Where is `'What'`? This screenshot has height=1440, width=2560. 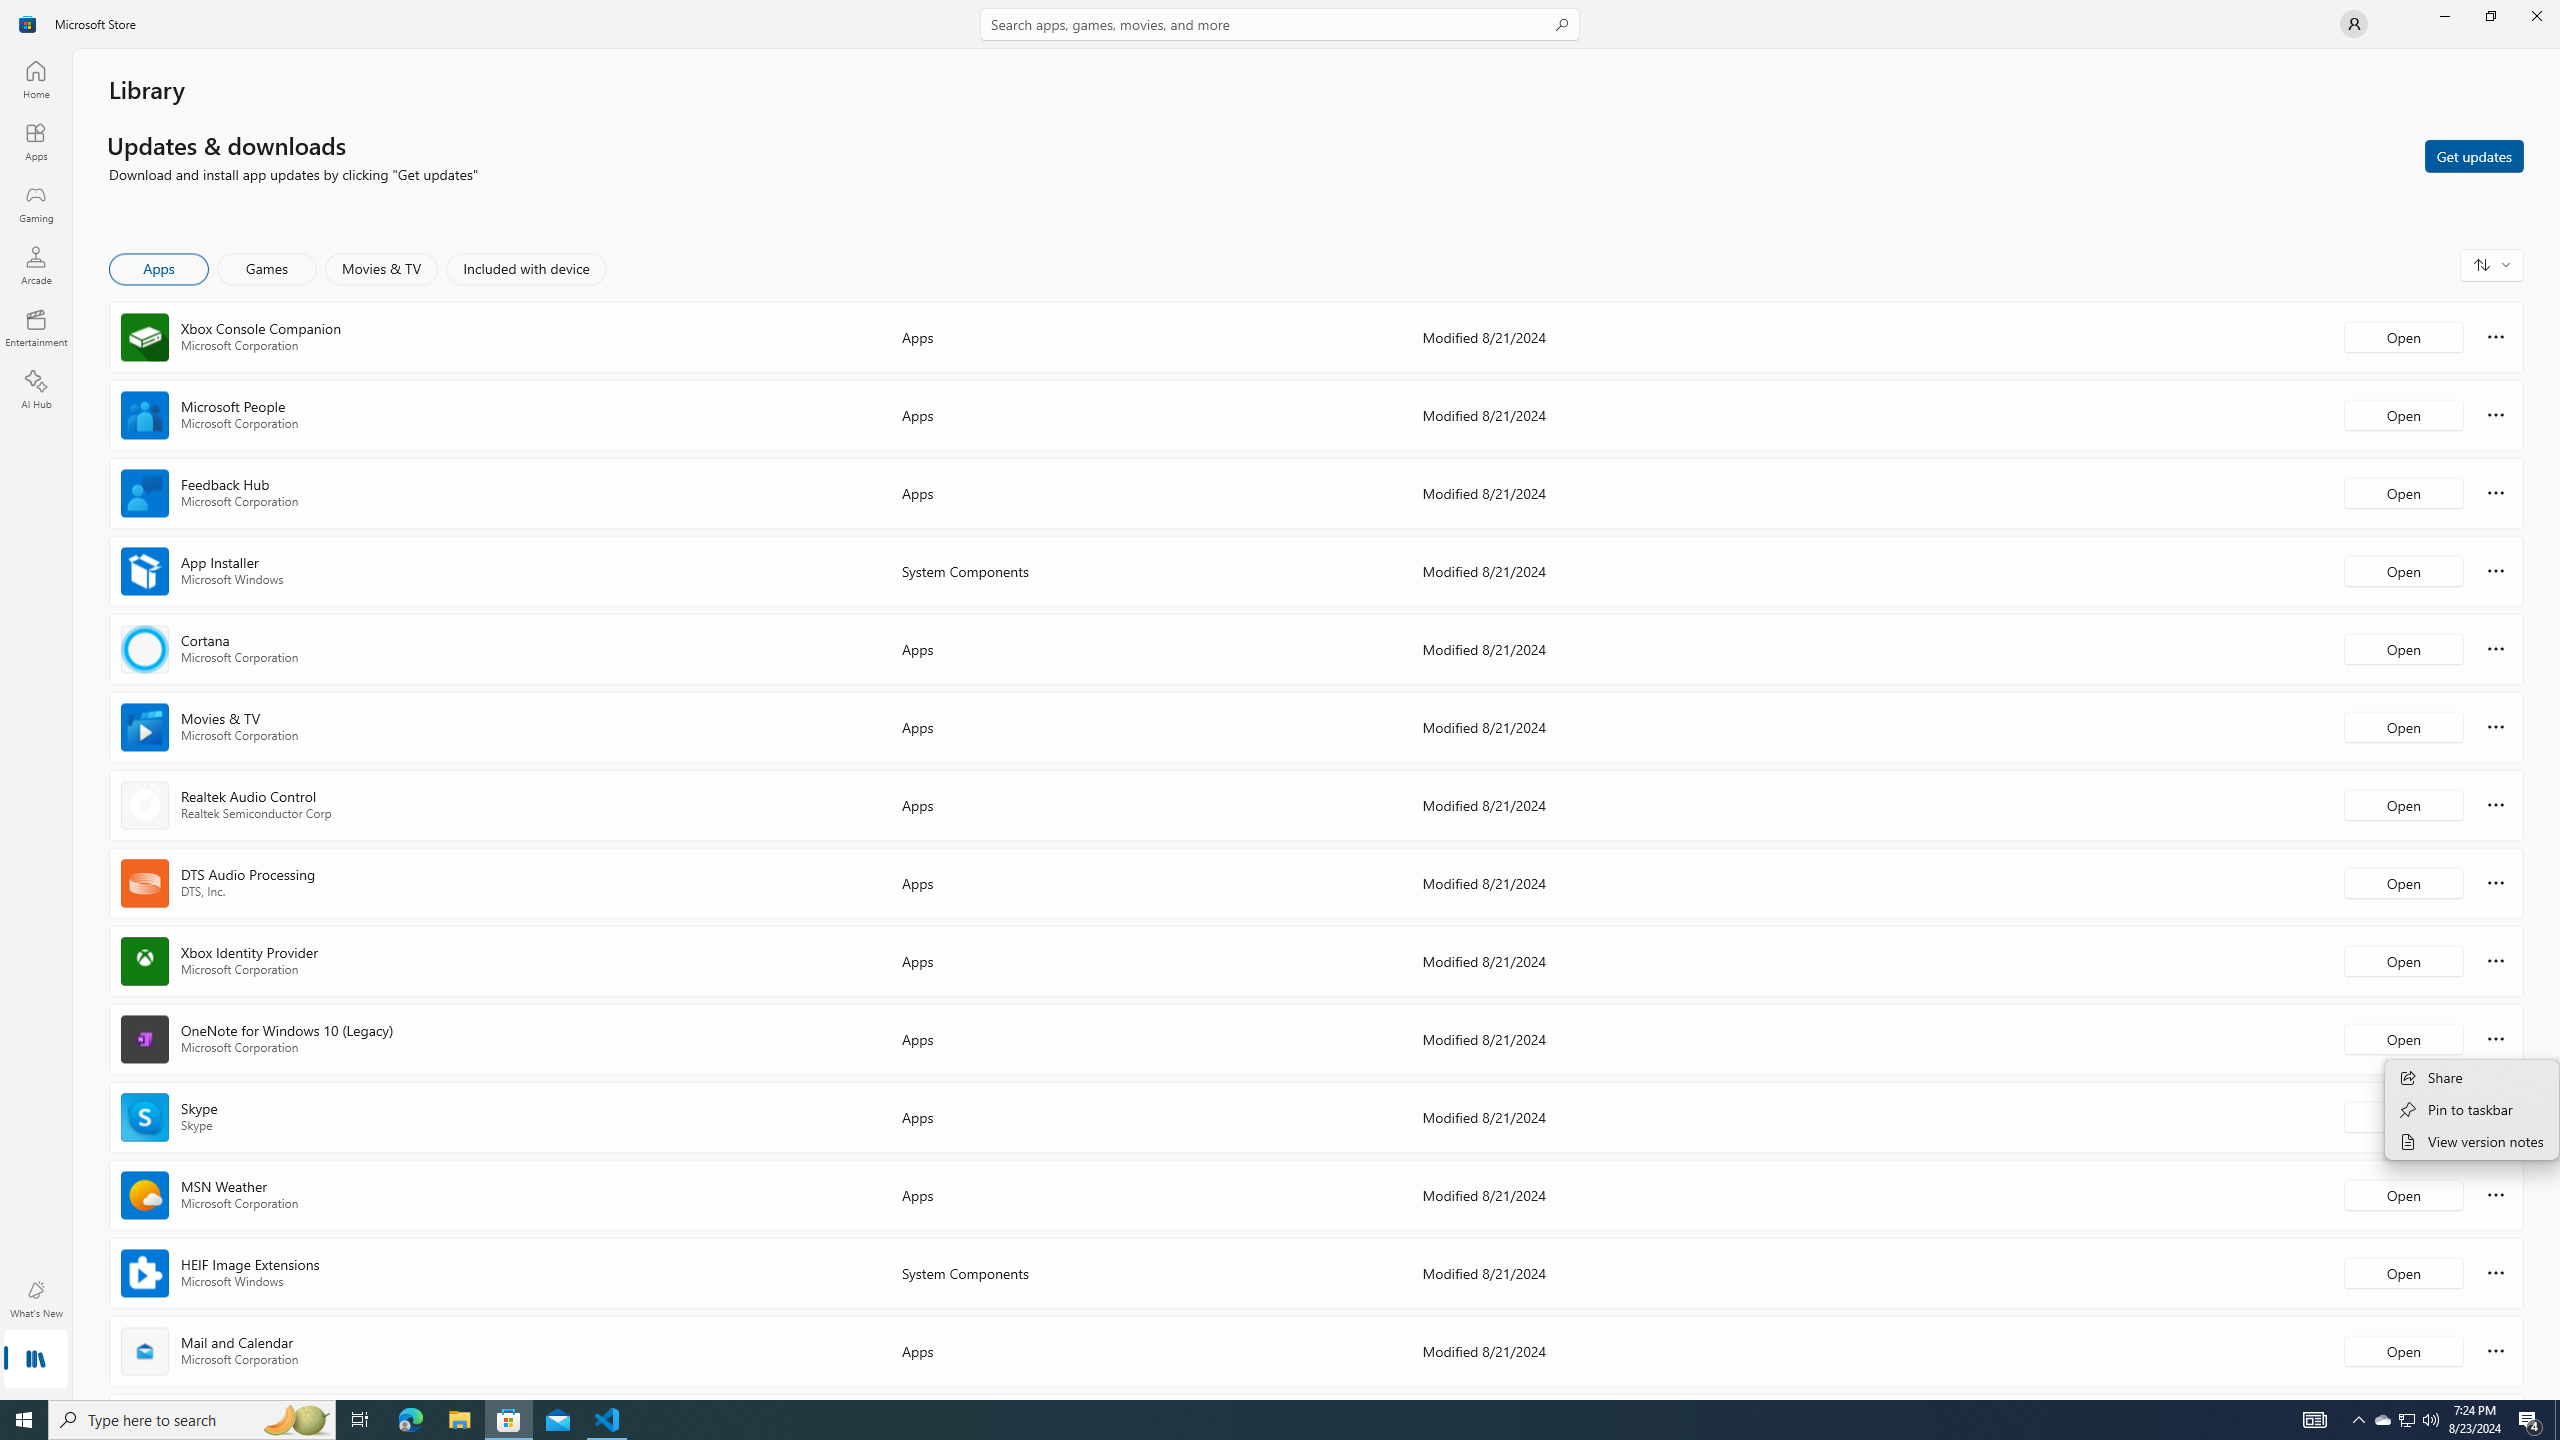 'What' is located at coordinates (34, 1298).